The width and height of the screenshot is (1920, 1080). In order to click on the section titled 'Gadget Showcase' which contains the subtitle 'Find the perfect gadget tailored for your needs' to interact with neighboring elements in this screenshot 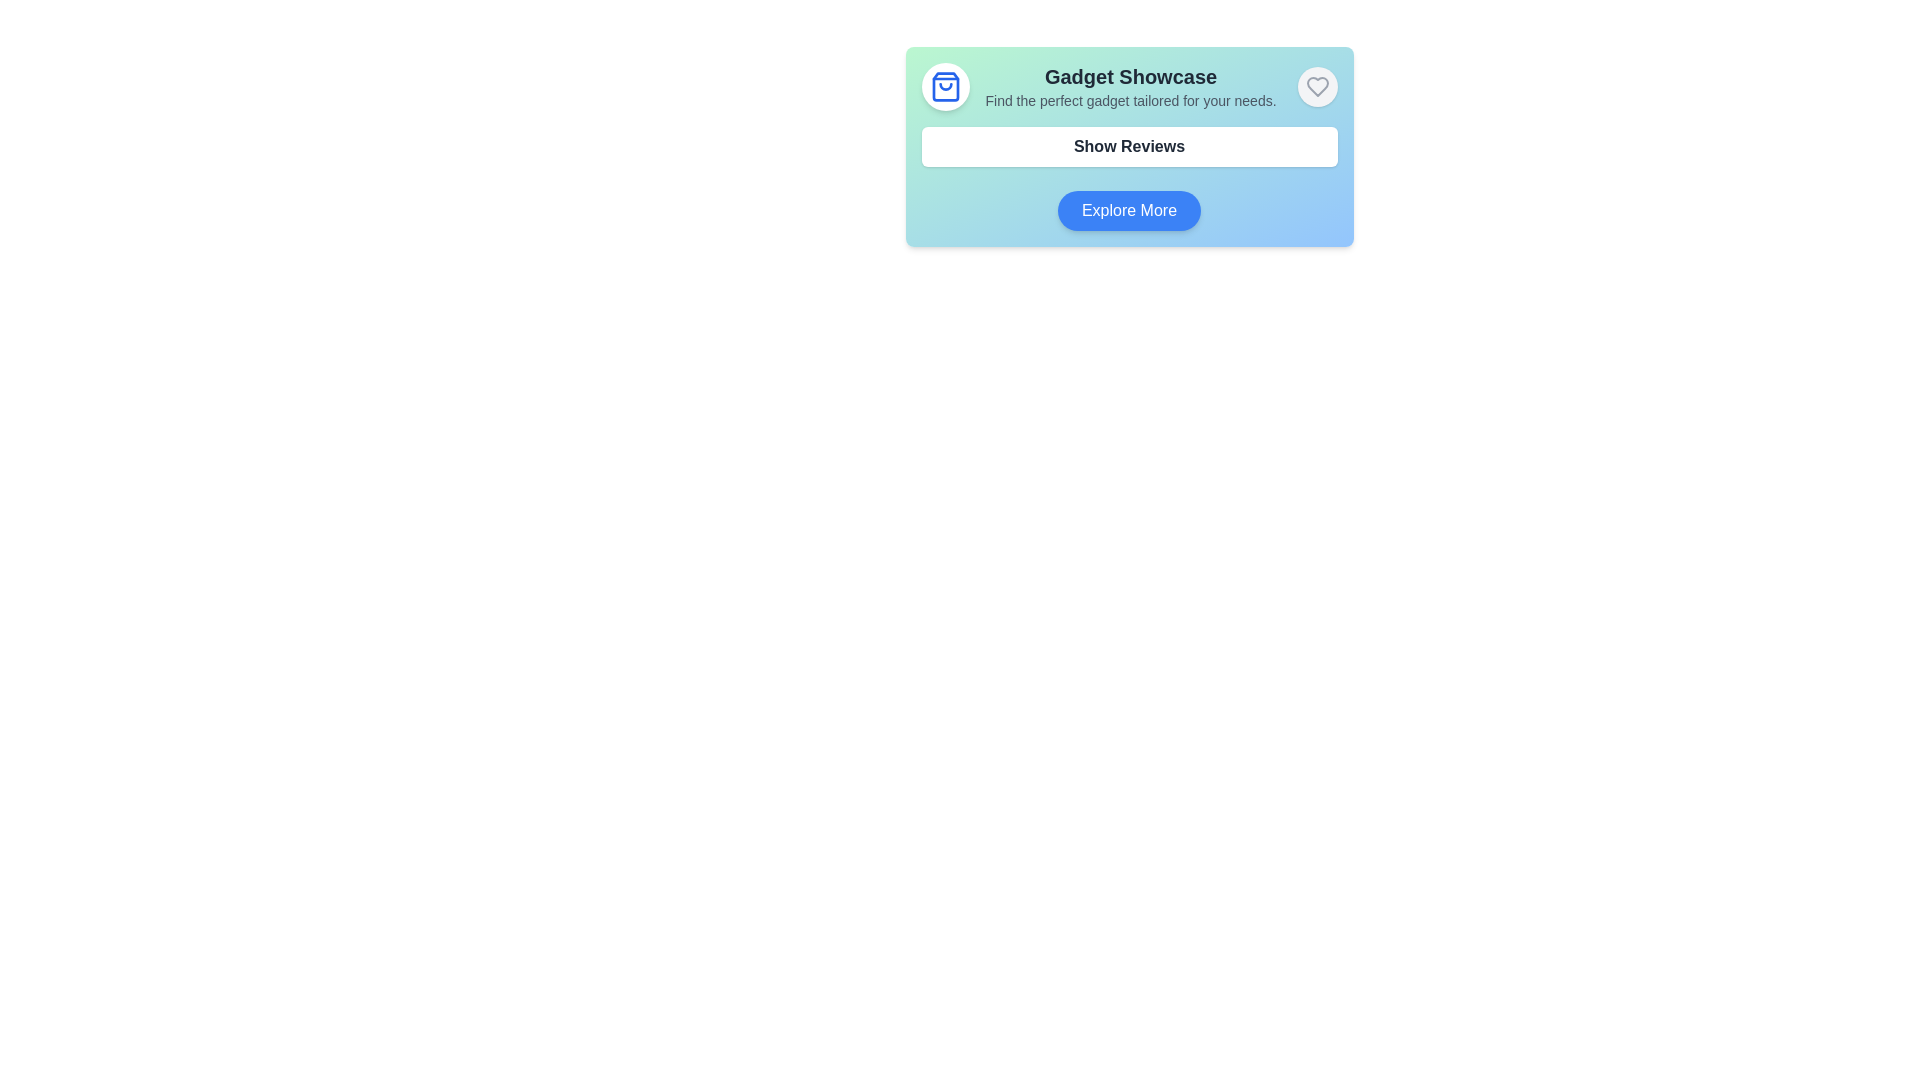, I will do `click(1098, 86)`.